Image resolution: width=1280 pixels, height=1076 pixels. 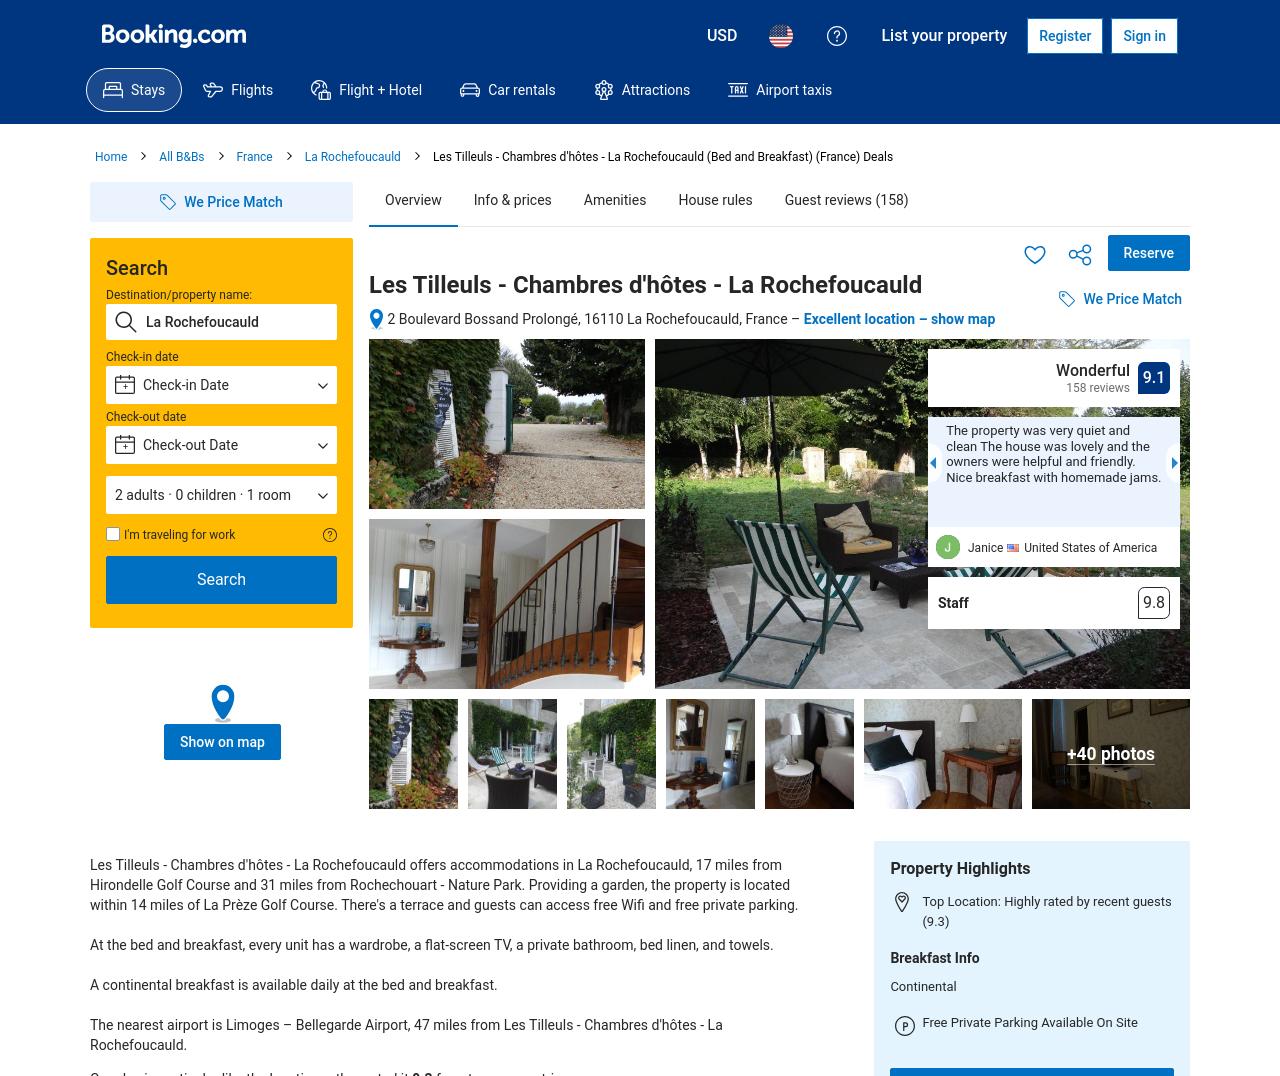 I want to click on '+40 photos', so click(x=1109, y=752).